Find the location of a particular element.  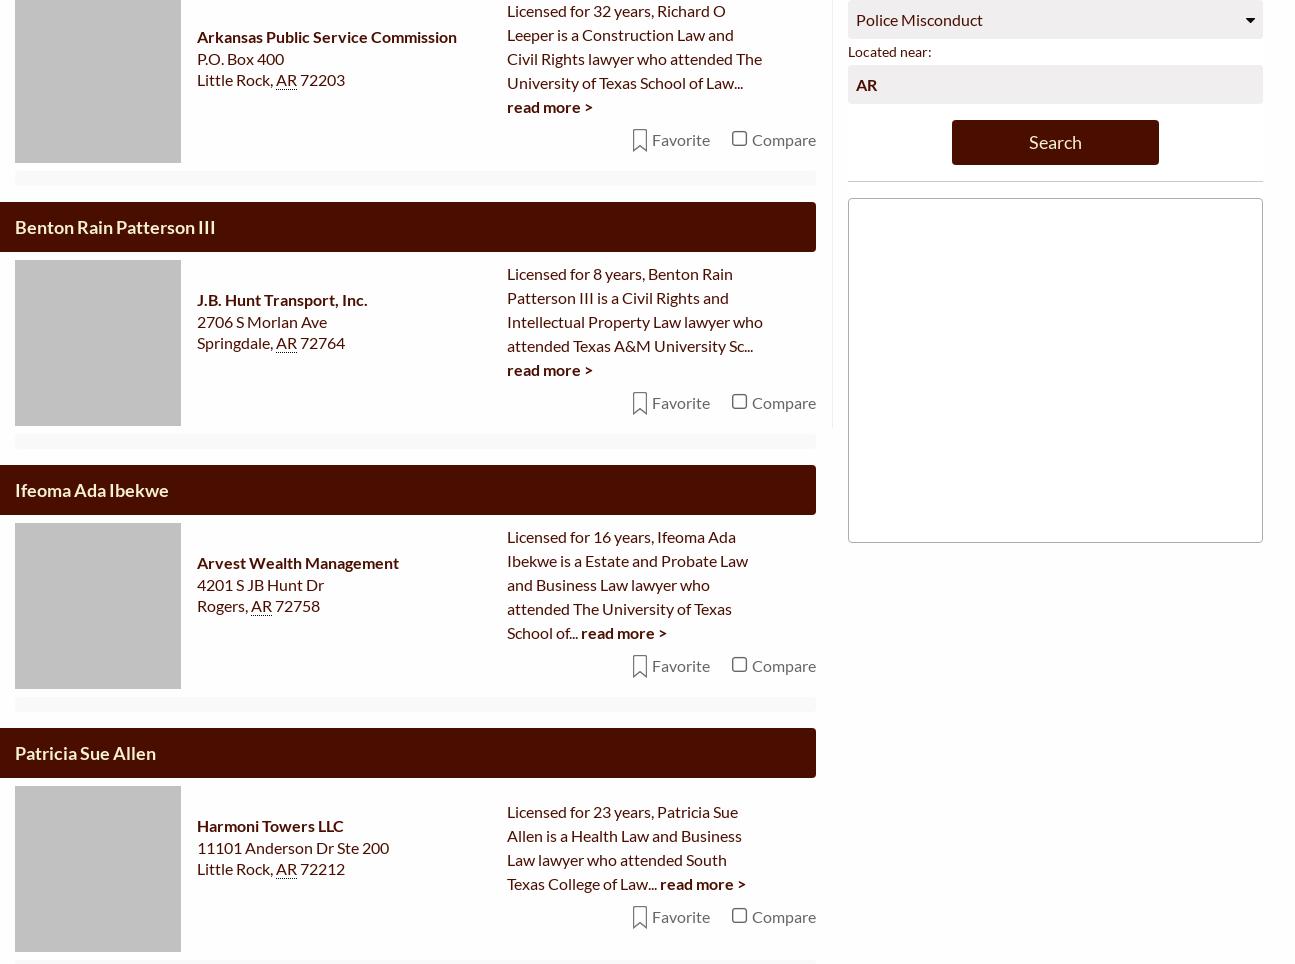

'Criminal Defense Associations' is located at coordinates (902, 797).